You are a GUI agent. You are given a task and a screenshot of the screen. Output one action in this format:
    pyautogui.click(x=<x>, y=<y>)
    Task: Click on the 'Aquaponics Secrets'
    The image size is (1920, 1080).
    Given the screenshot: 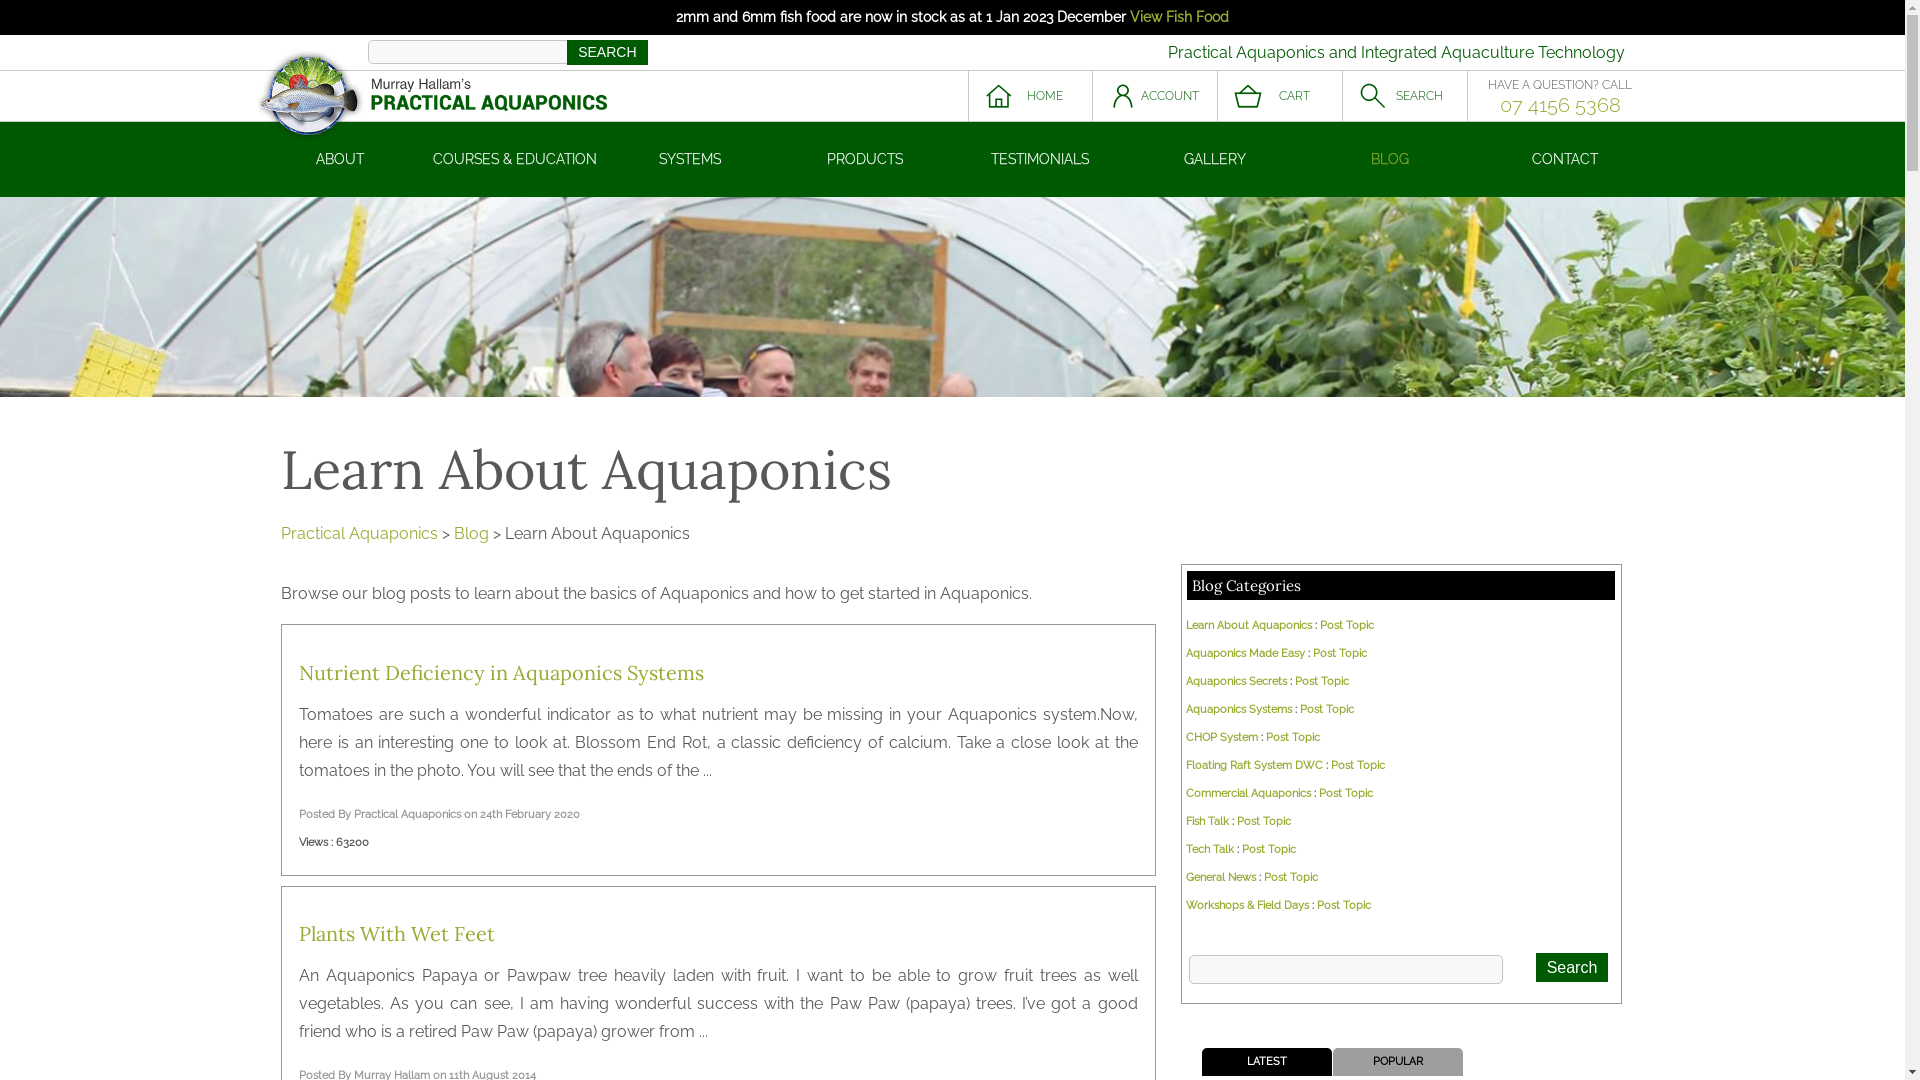 What is the action you would take?
    pyautogui.click(x=1235, y=680)
    